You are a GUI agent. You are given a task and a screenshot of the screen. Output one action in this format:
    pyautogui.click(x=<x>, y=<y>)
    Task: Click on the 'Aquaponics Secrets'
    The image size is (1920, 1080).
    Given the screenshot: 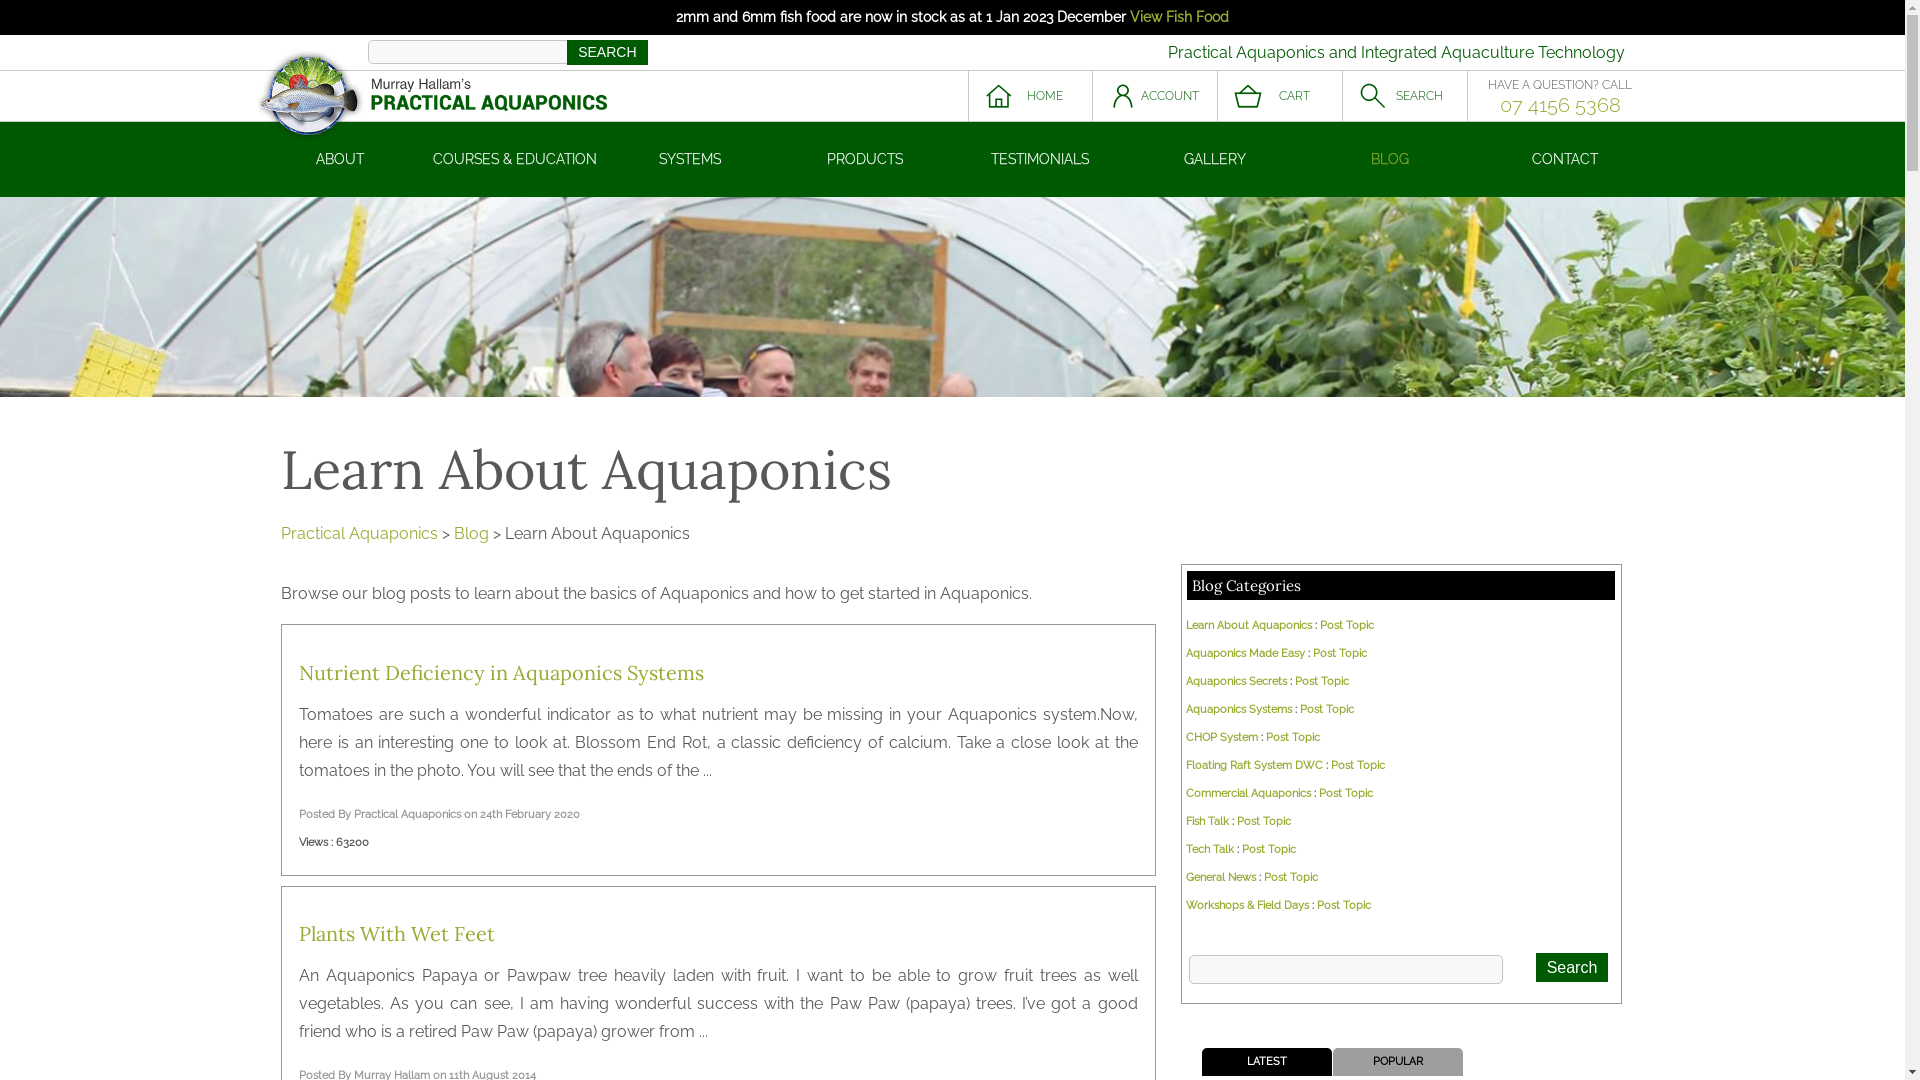 What is the action you would take?
    pyautogui.click(x=1235, y=680)
    